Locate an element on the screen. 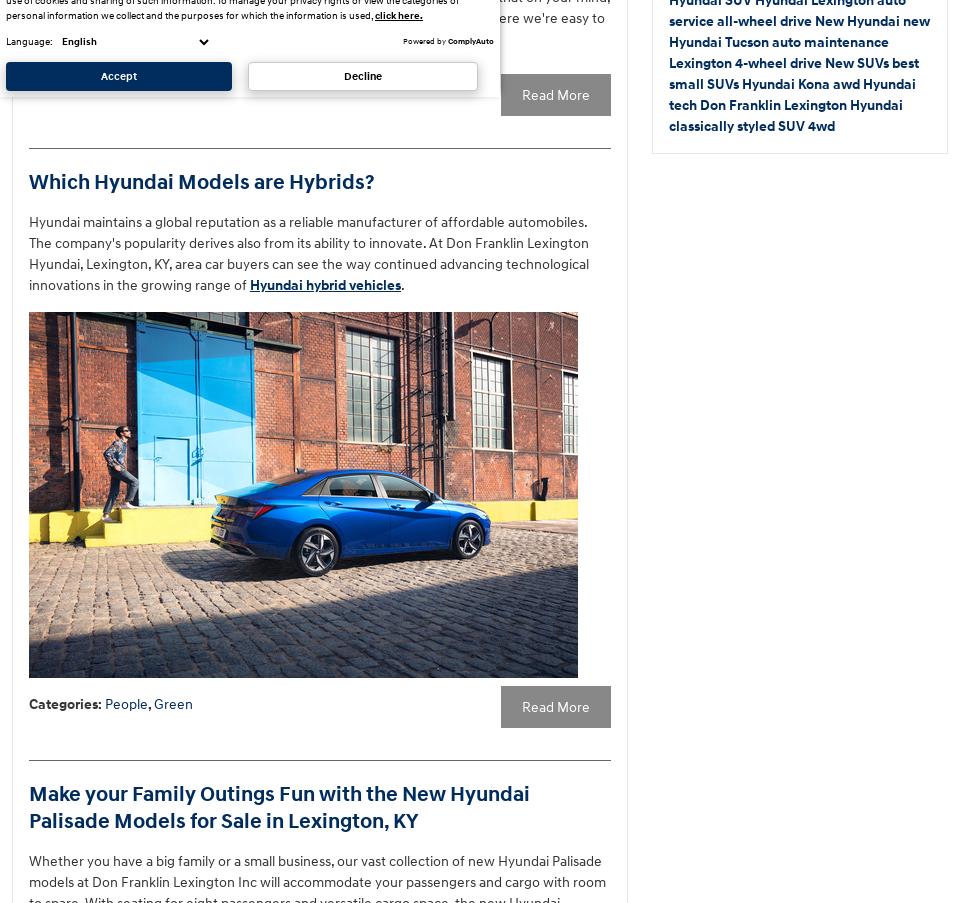 Image resolution: width=960 pixels, height=903 pixels. 'Hyundai Kona' is located at coordinates (787, 83).